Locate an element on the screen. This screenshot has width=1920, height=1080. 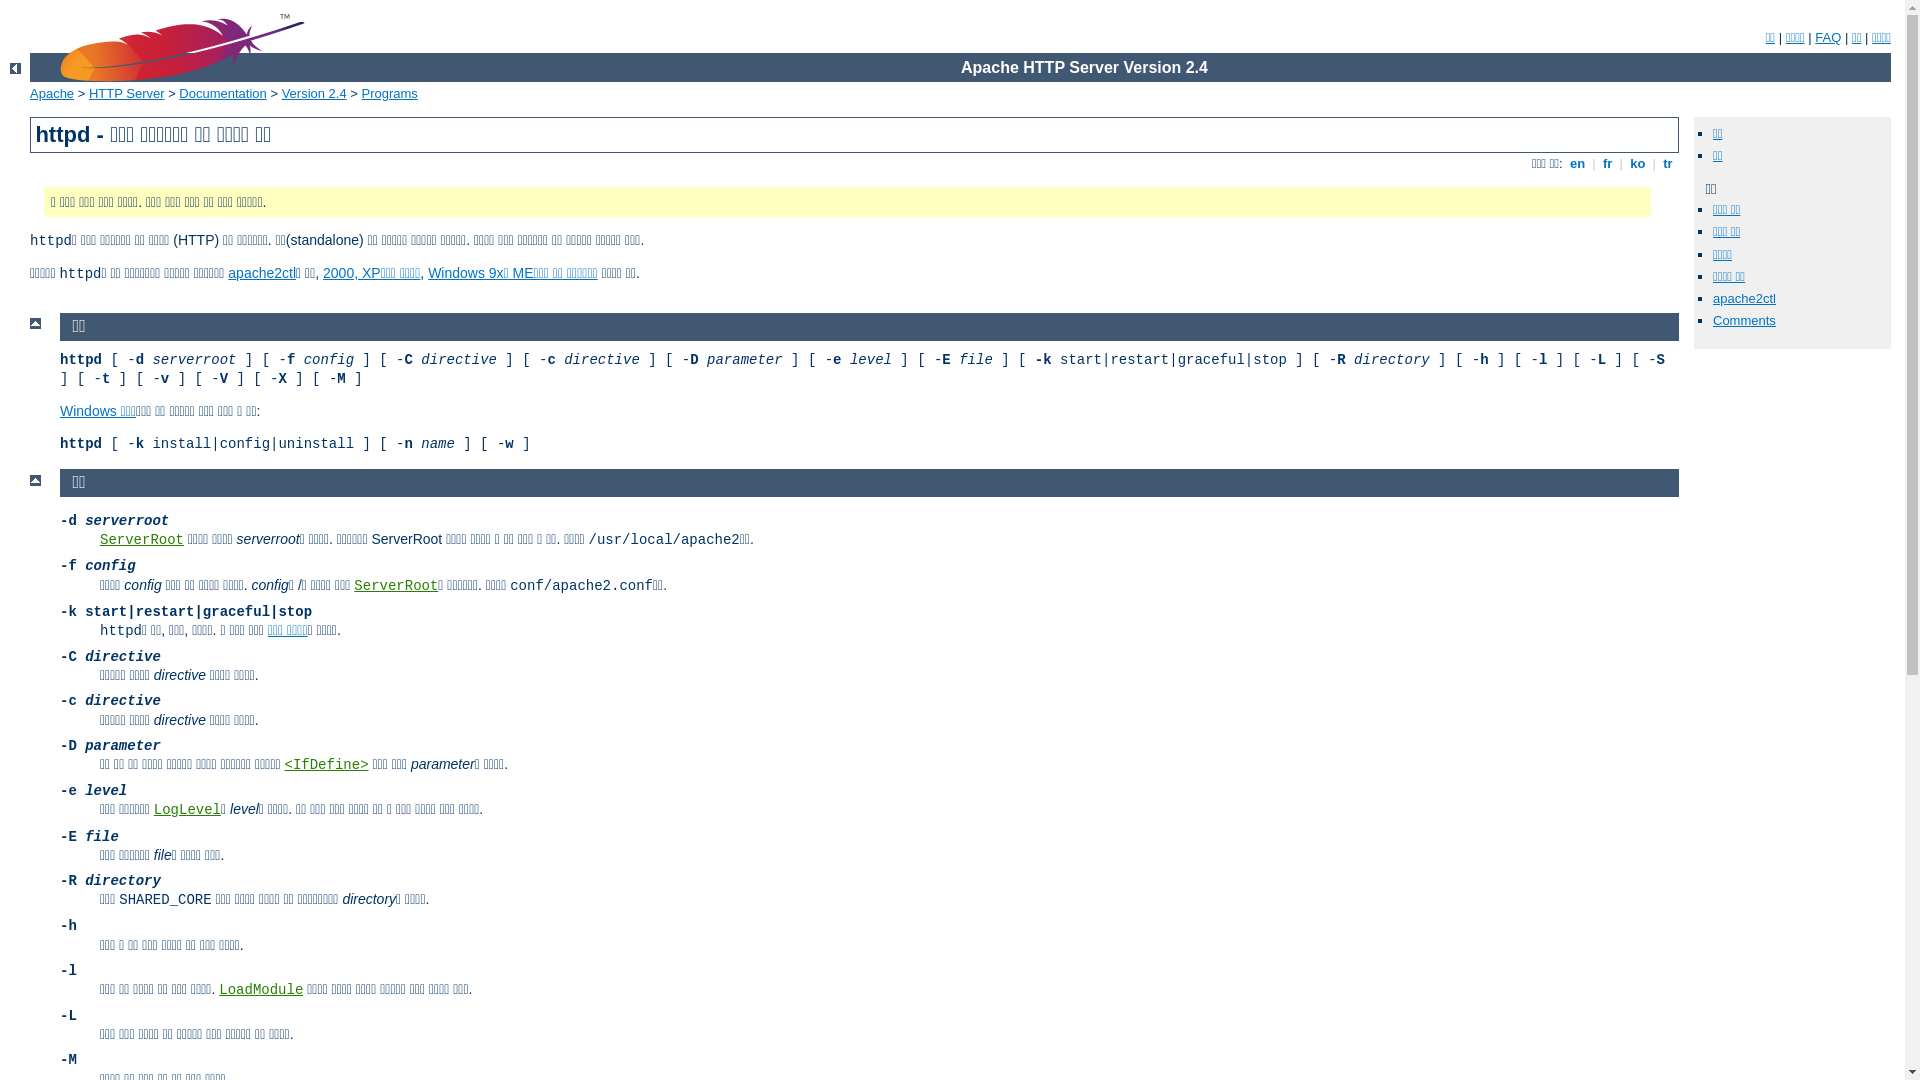
'<IfDefine>' is located at coordinates (283, 764).